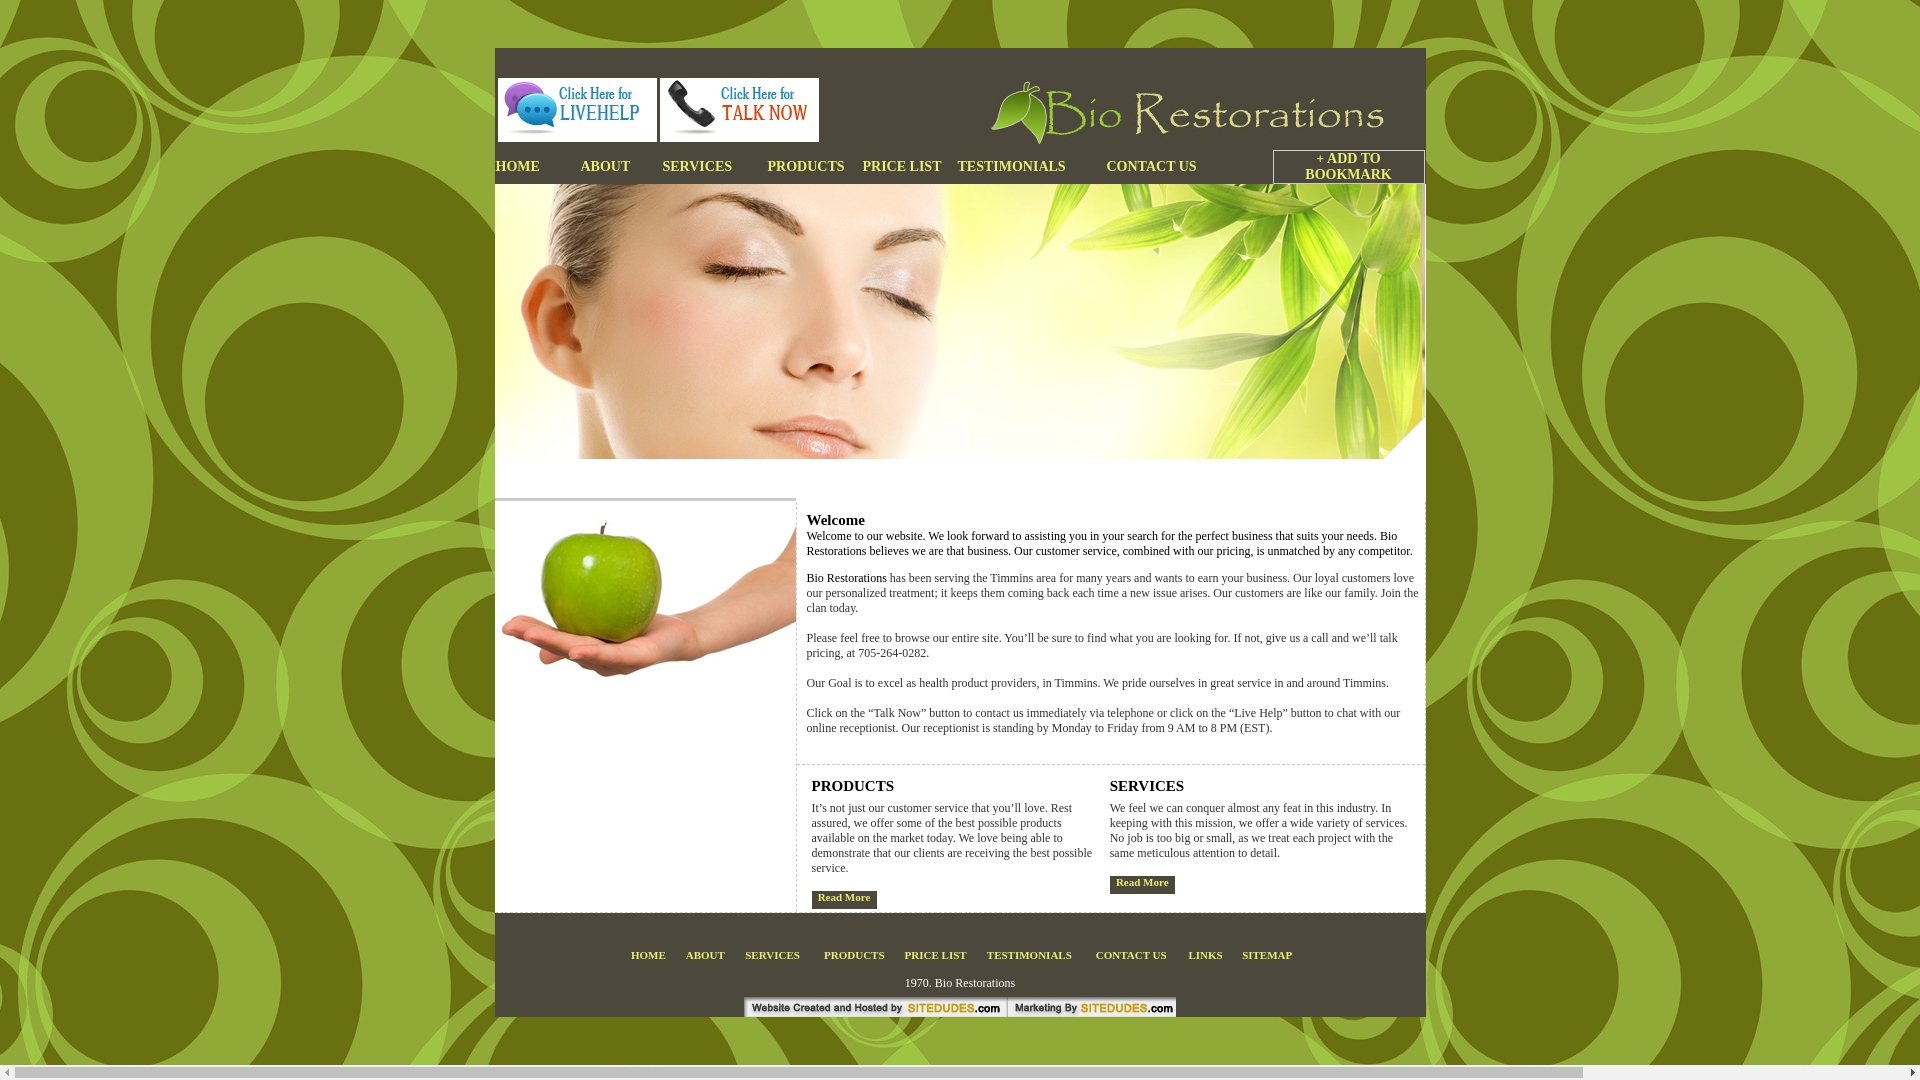 The image size is (1920, 1080). What do you see at coordinates (619, 165) in the screenshot?
I see `'ABOUT'` at bounding box center [619, 165].